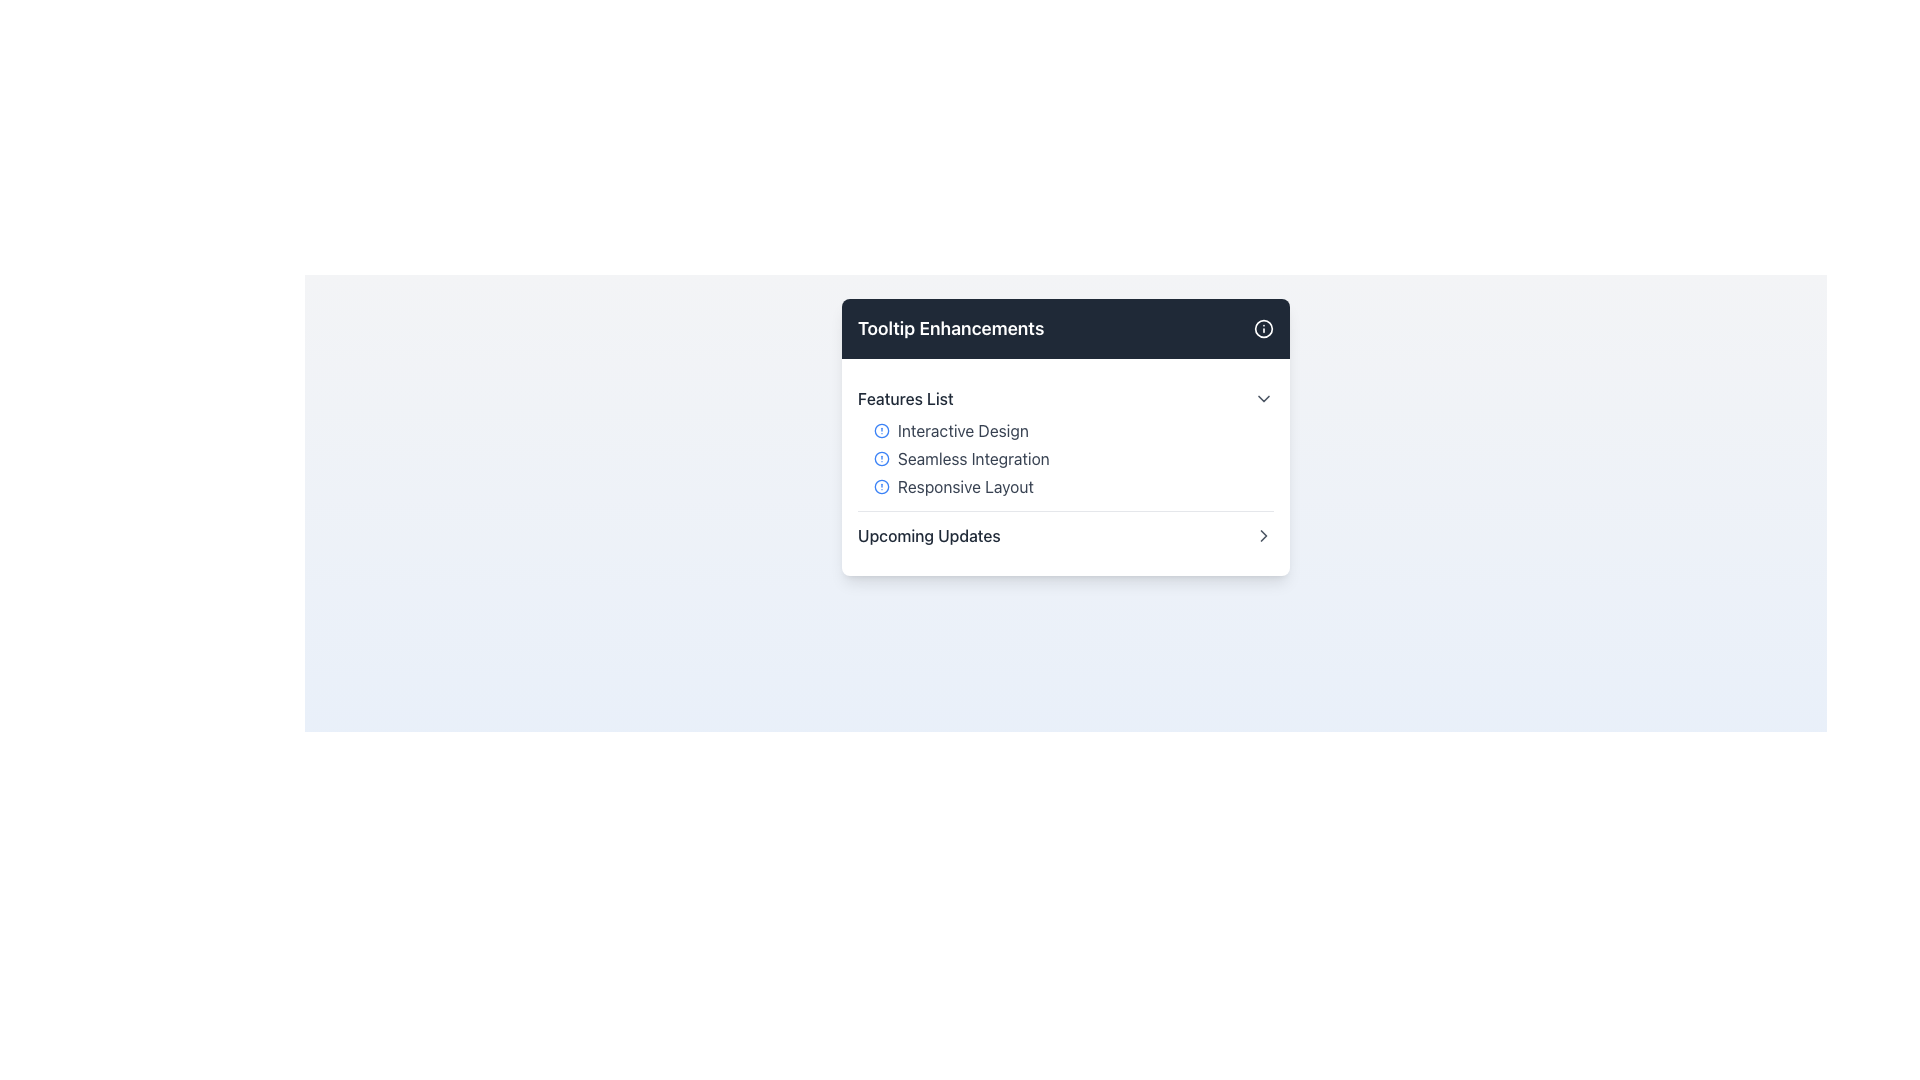  What do you see at coordinates (1262, 327) in the screenshot?
I see `SVG graphic circle element, which is part of the information icon located at the top-right corner of the 'Tooltip Enhancements' card` at bounding box center [1262, 327].